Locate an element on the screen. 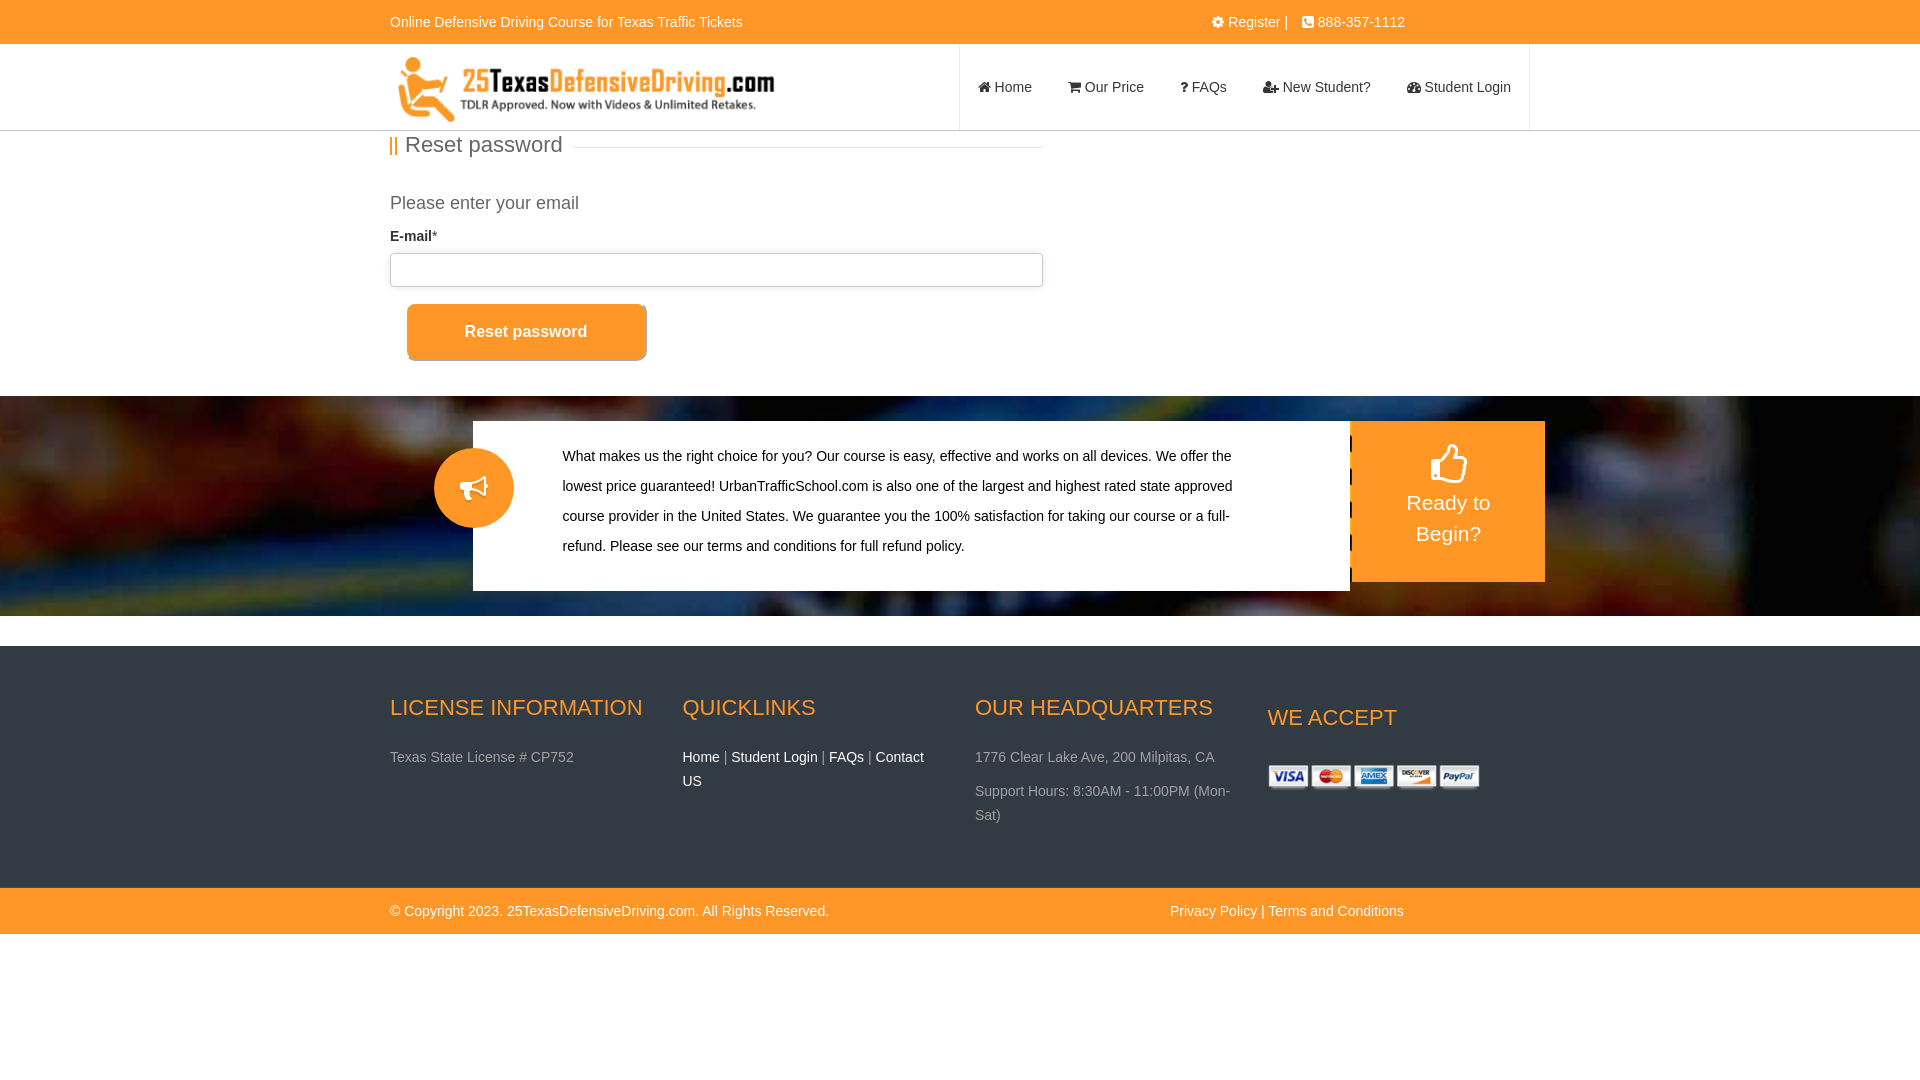 The image size is (1920, 1080). 'New Student?' is located at coordinates (1243, 86).